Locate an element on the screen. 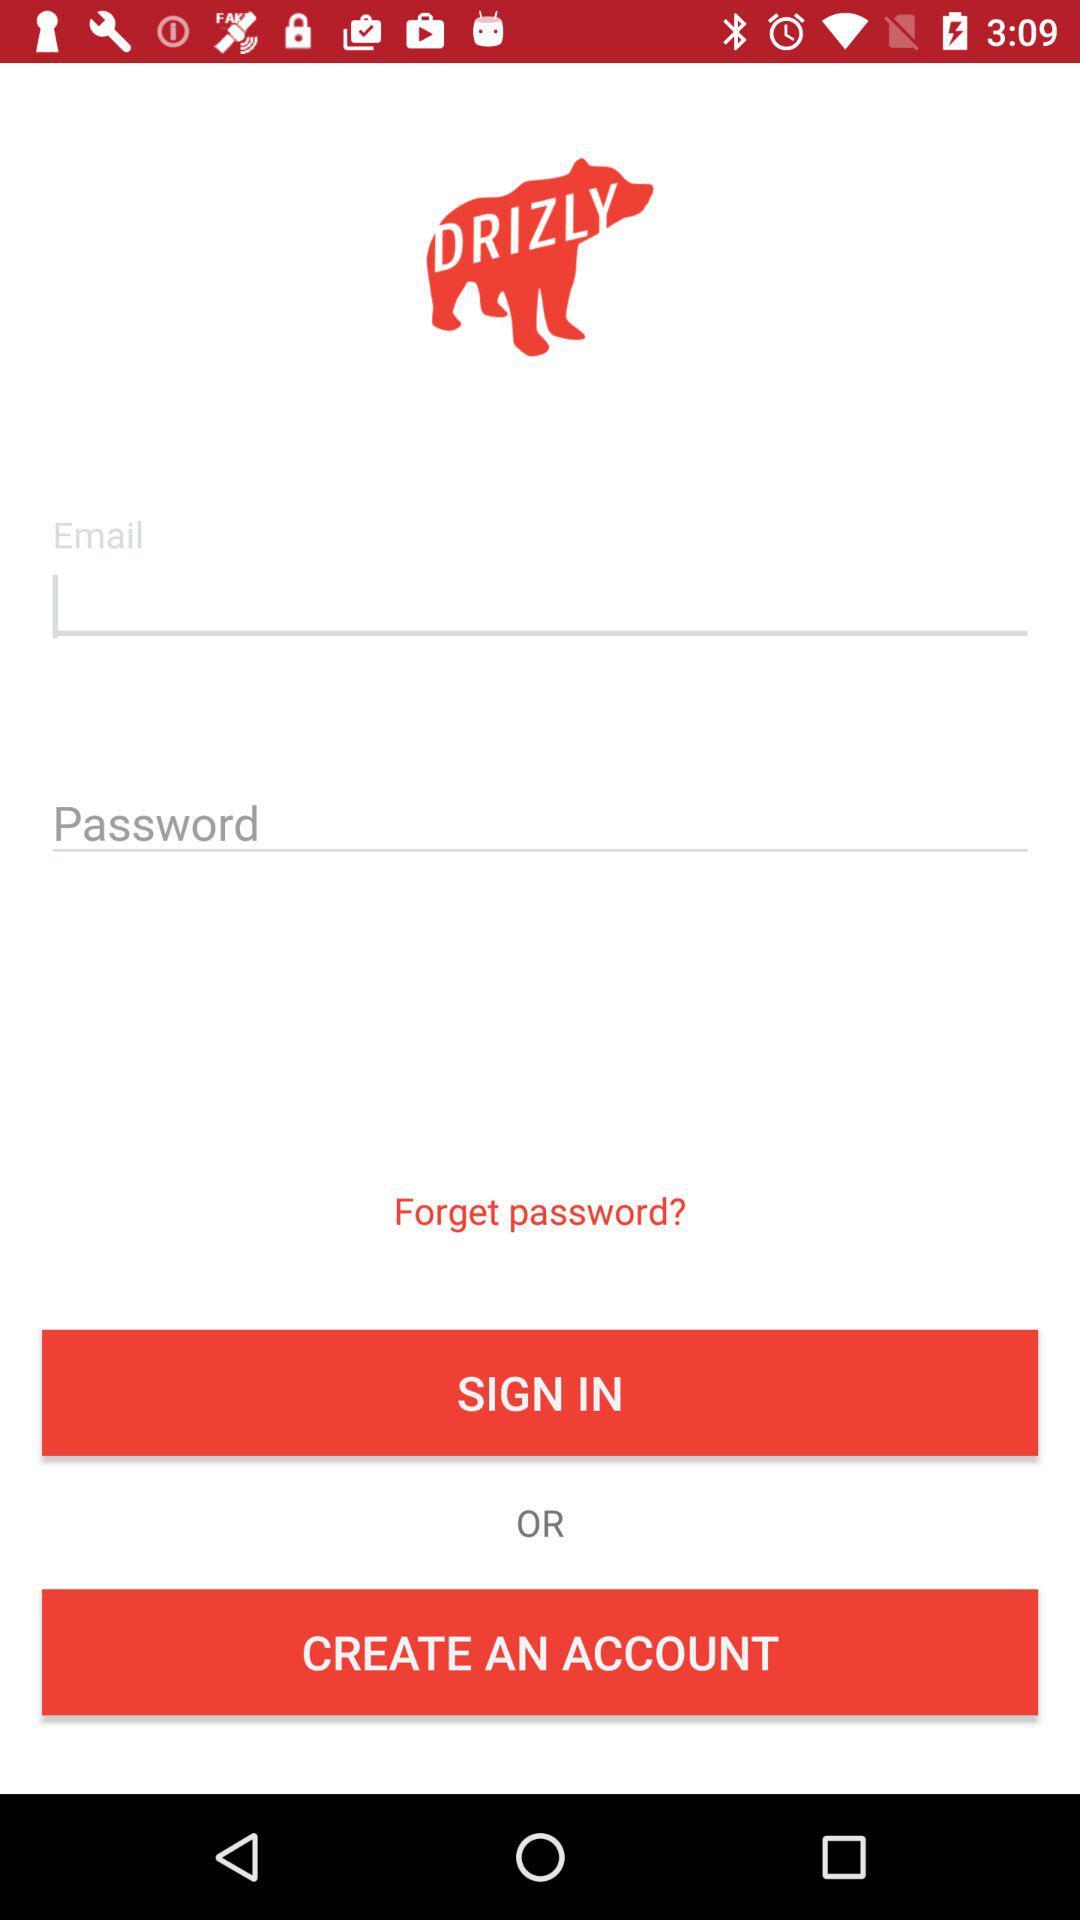  password enter box is located at coordinates (540, 819).